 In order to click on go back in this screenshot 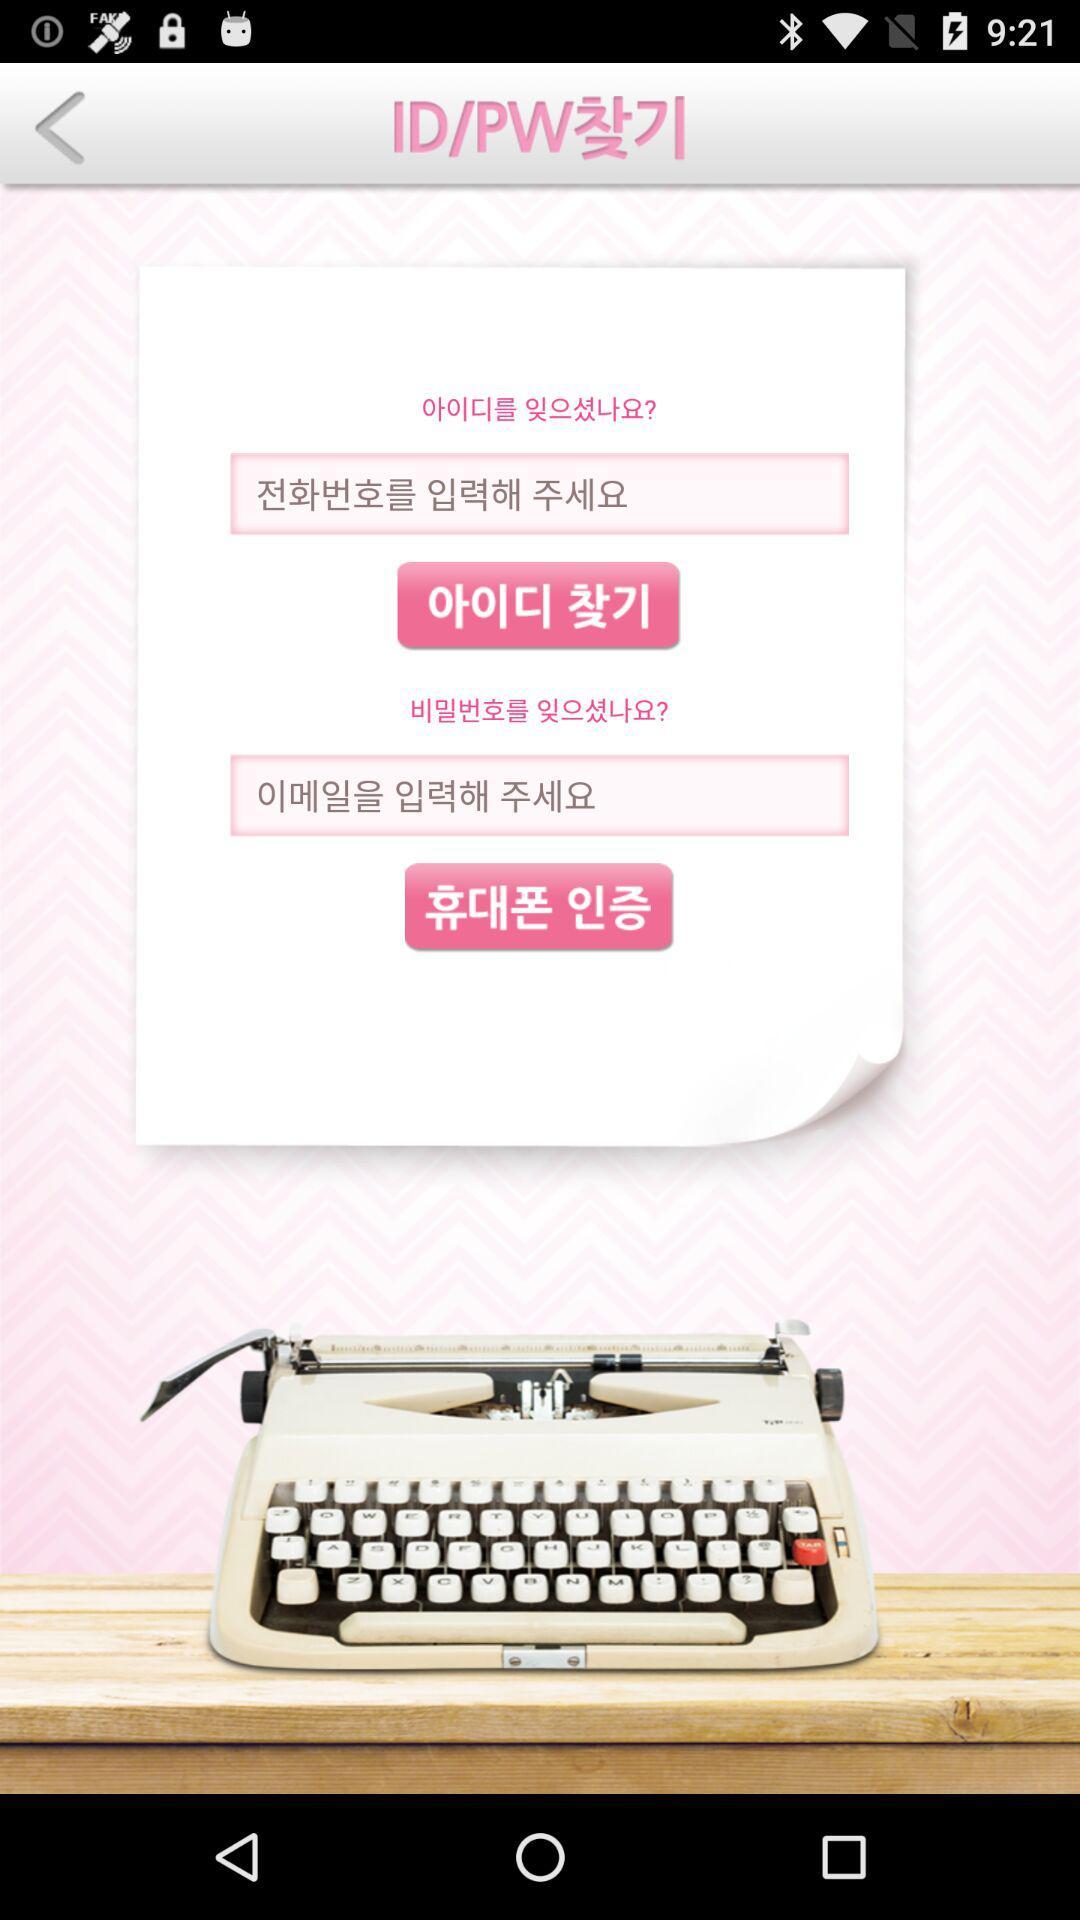, I will do `click(59, 127)`.